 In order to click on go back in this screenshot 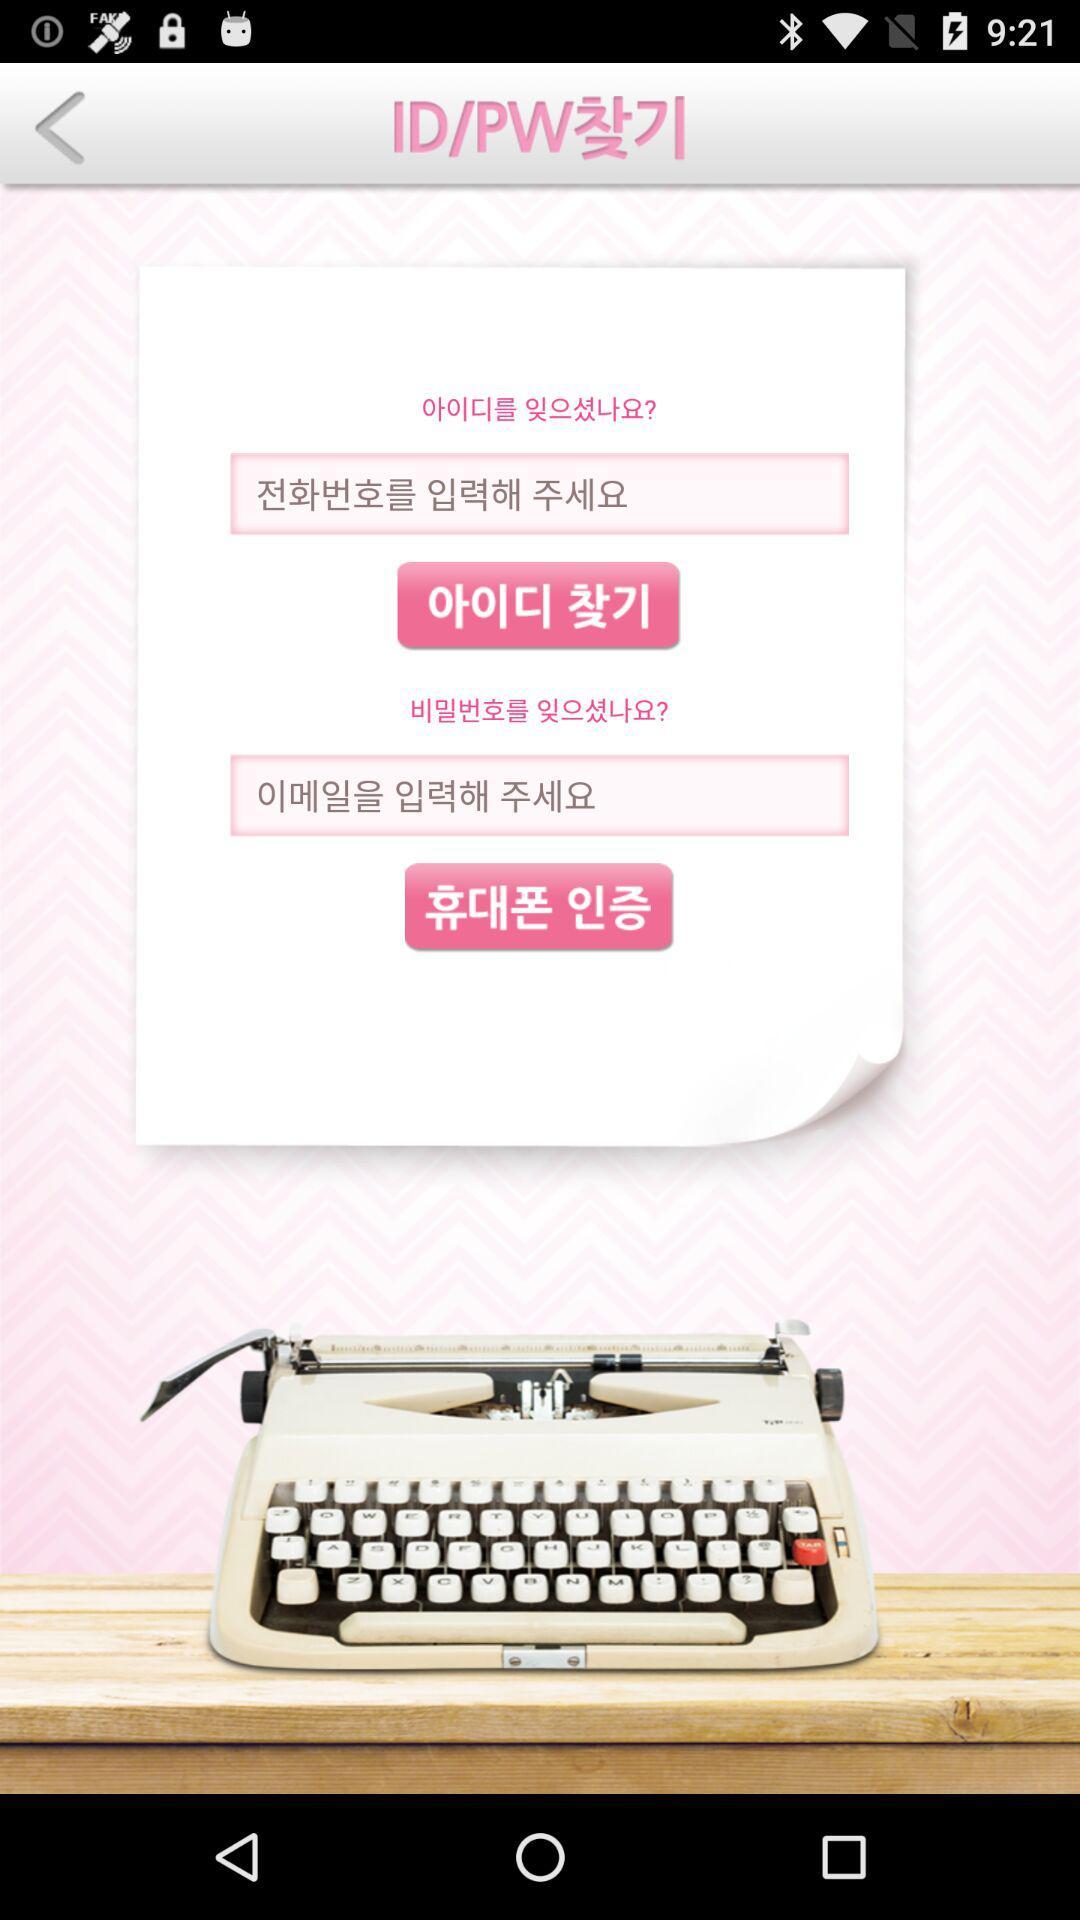, I will do `click(59, 127)`.